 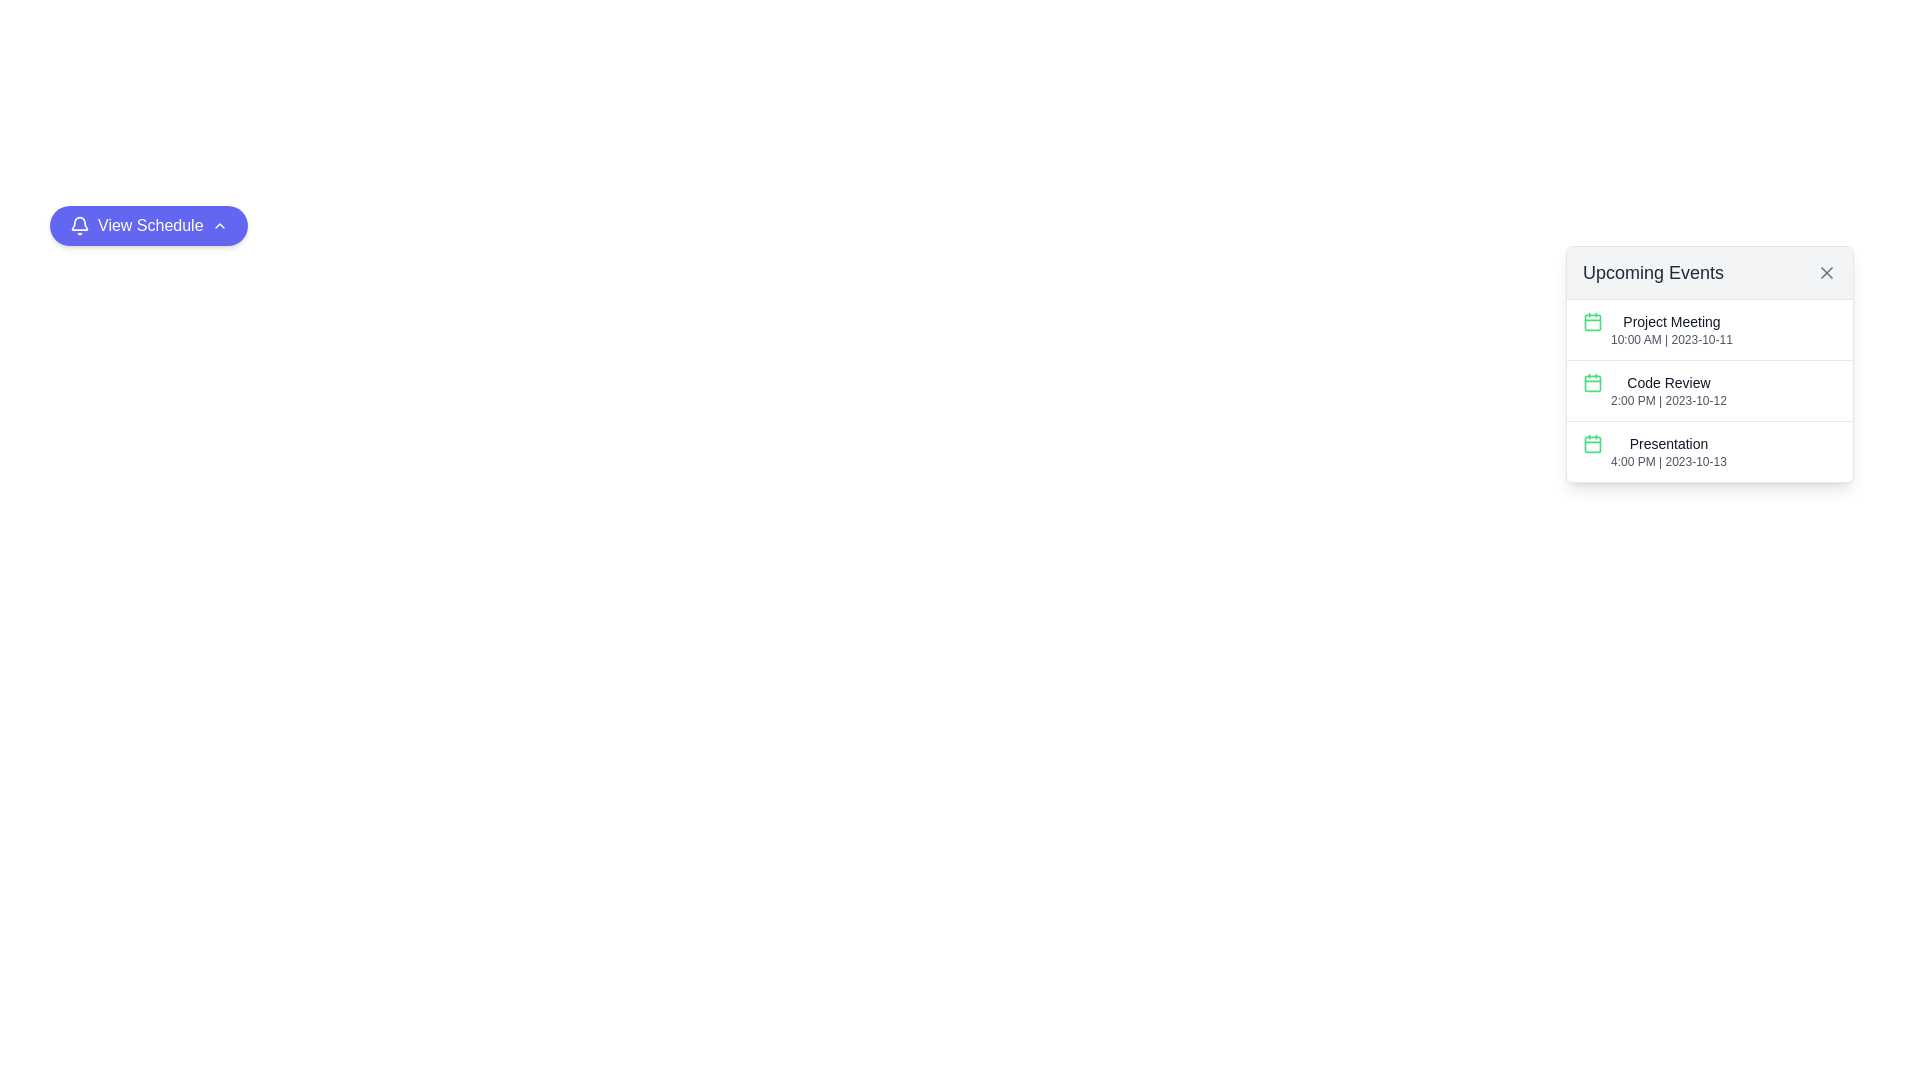 I want to click on the rounded purple button labeled 'View Schedule' with a bell icon and a chevron icon, so click(x=147, y=225).